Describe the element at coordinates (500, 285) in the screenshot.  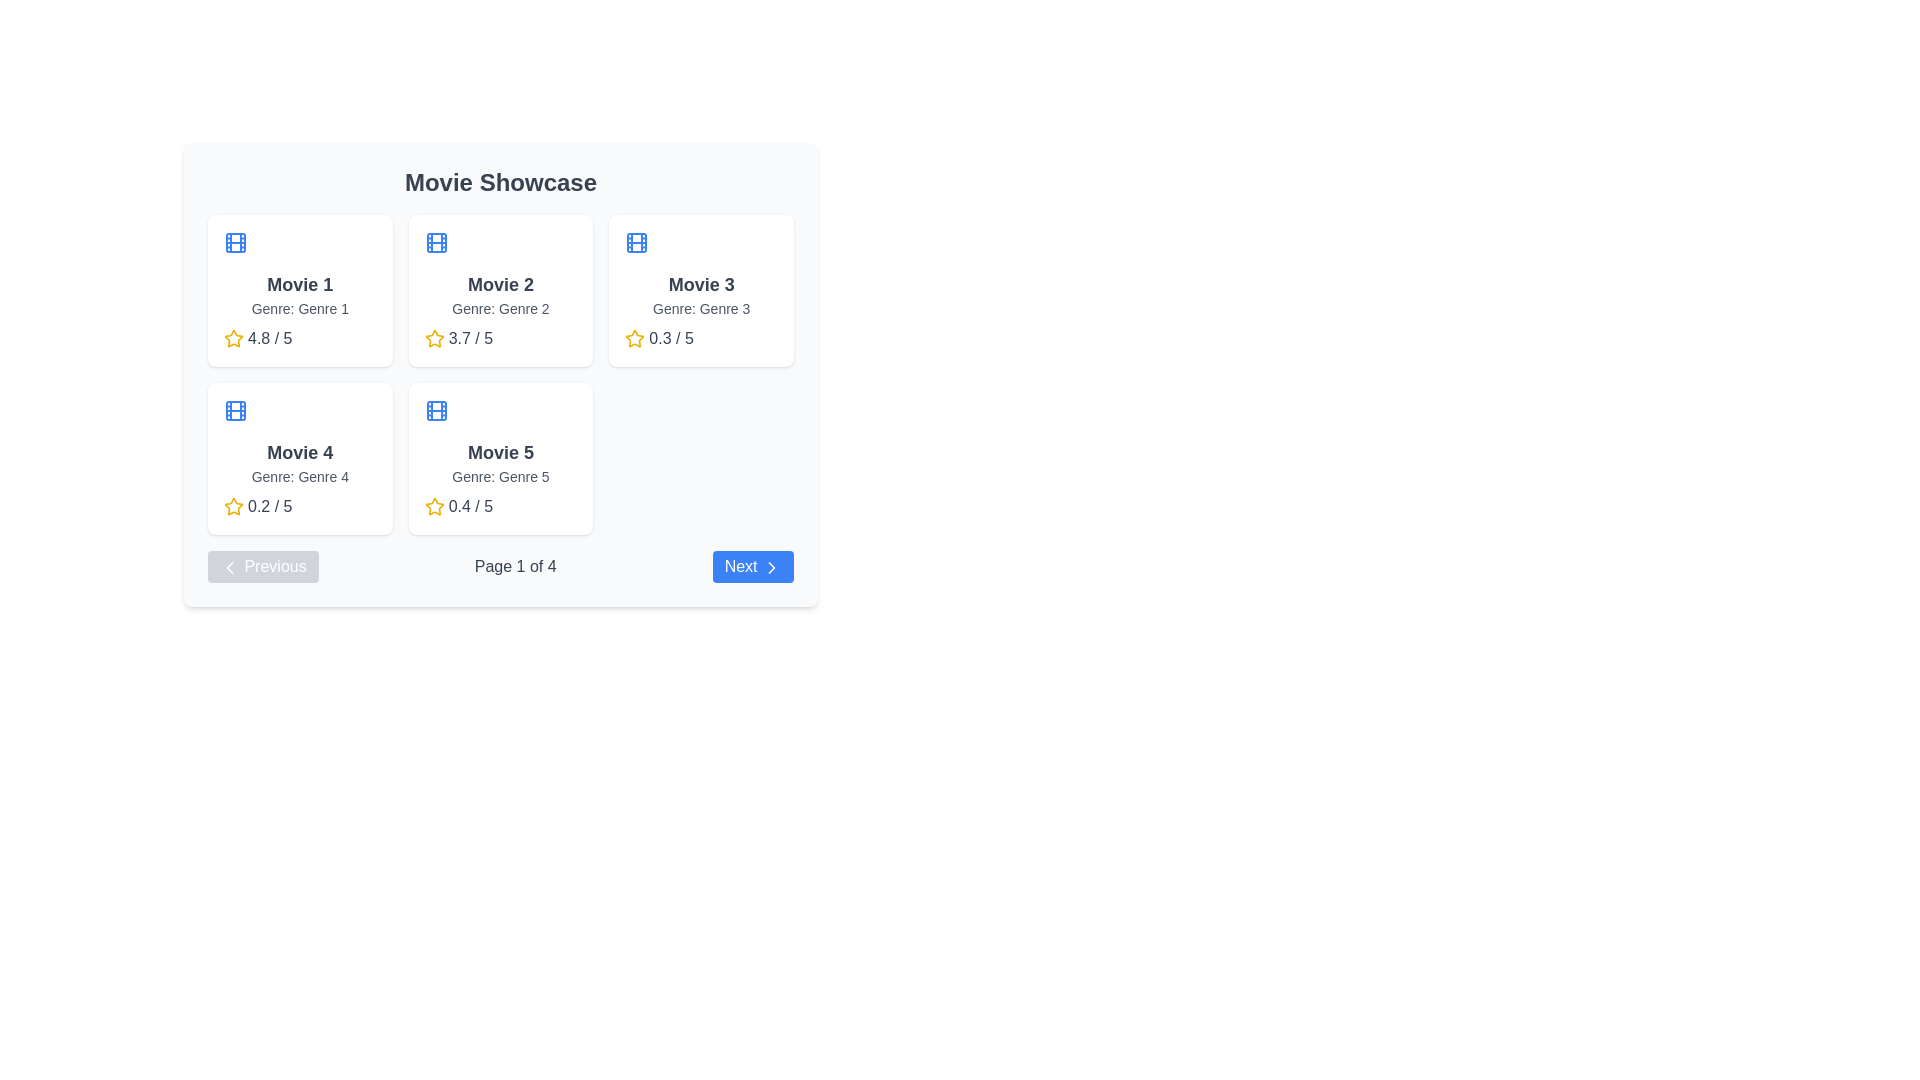
I see `text label styled as a heading with the content 'Movie 2', located in the second column of the first row within a card-like section of a grid layout` at that location.